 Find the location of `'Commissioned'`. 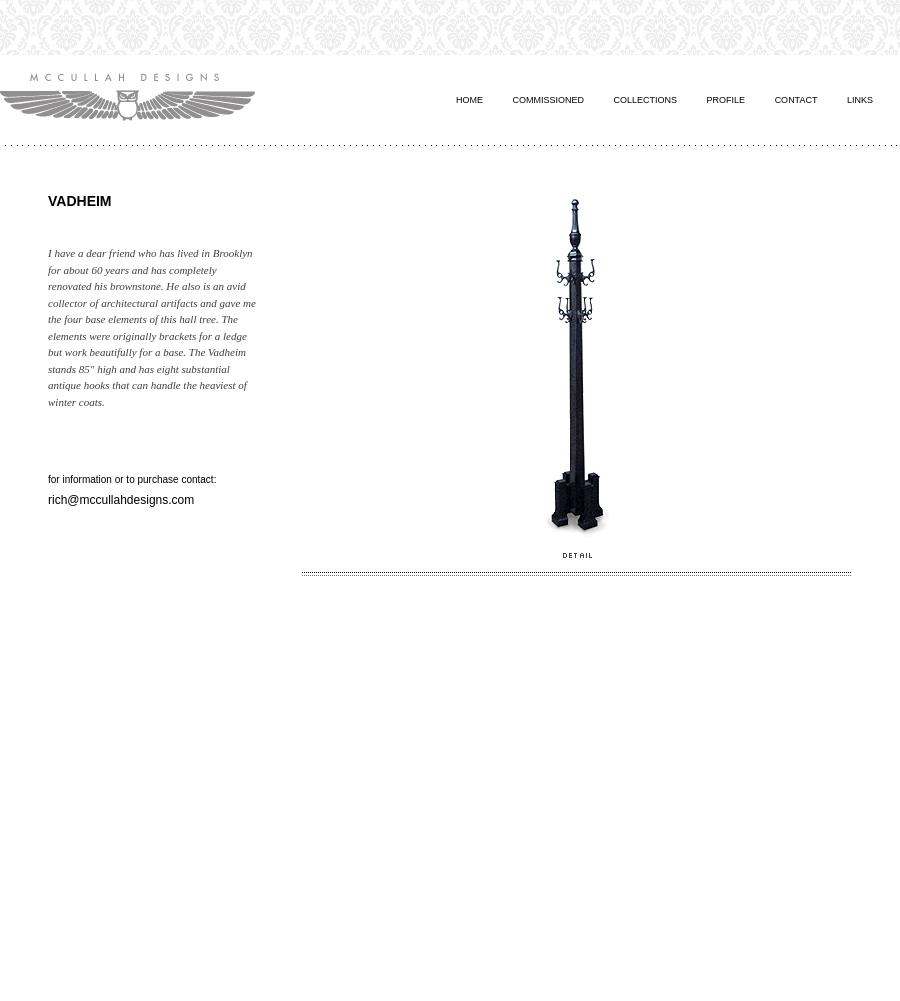

'Commissioned' is located at coordinates (547, 98).